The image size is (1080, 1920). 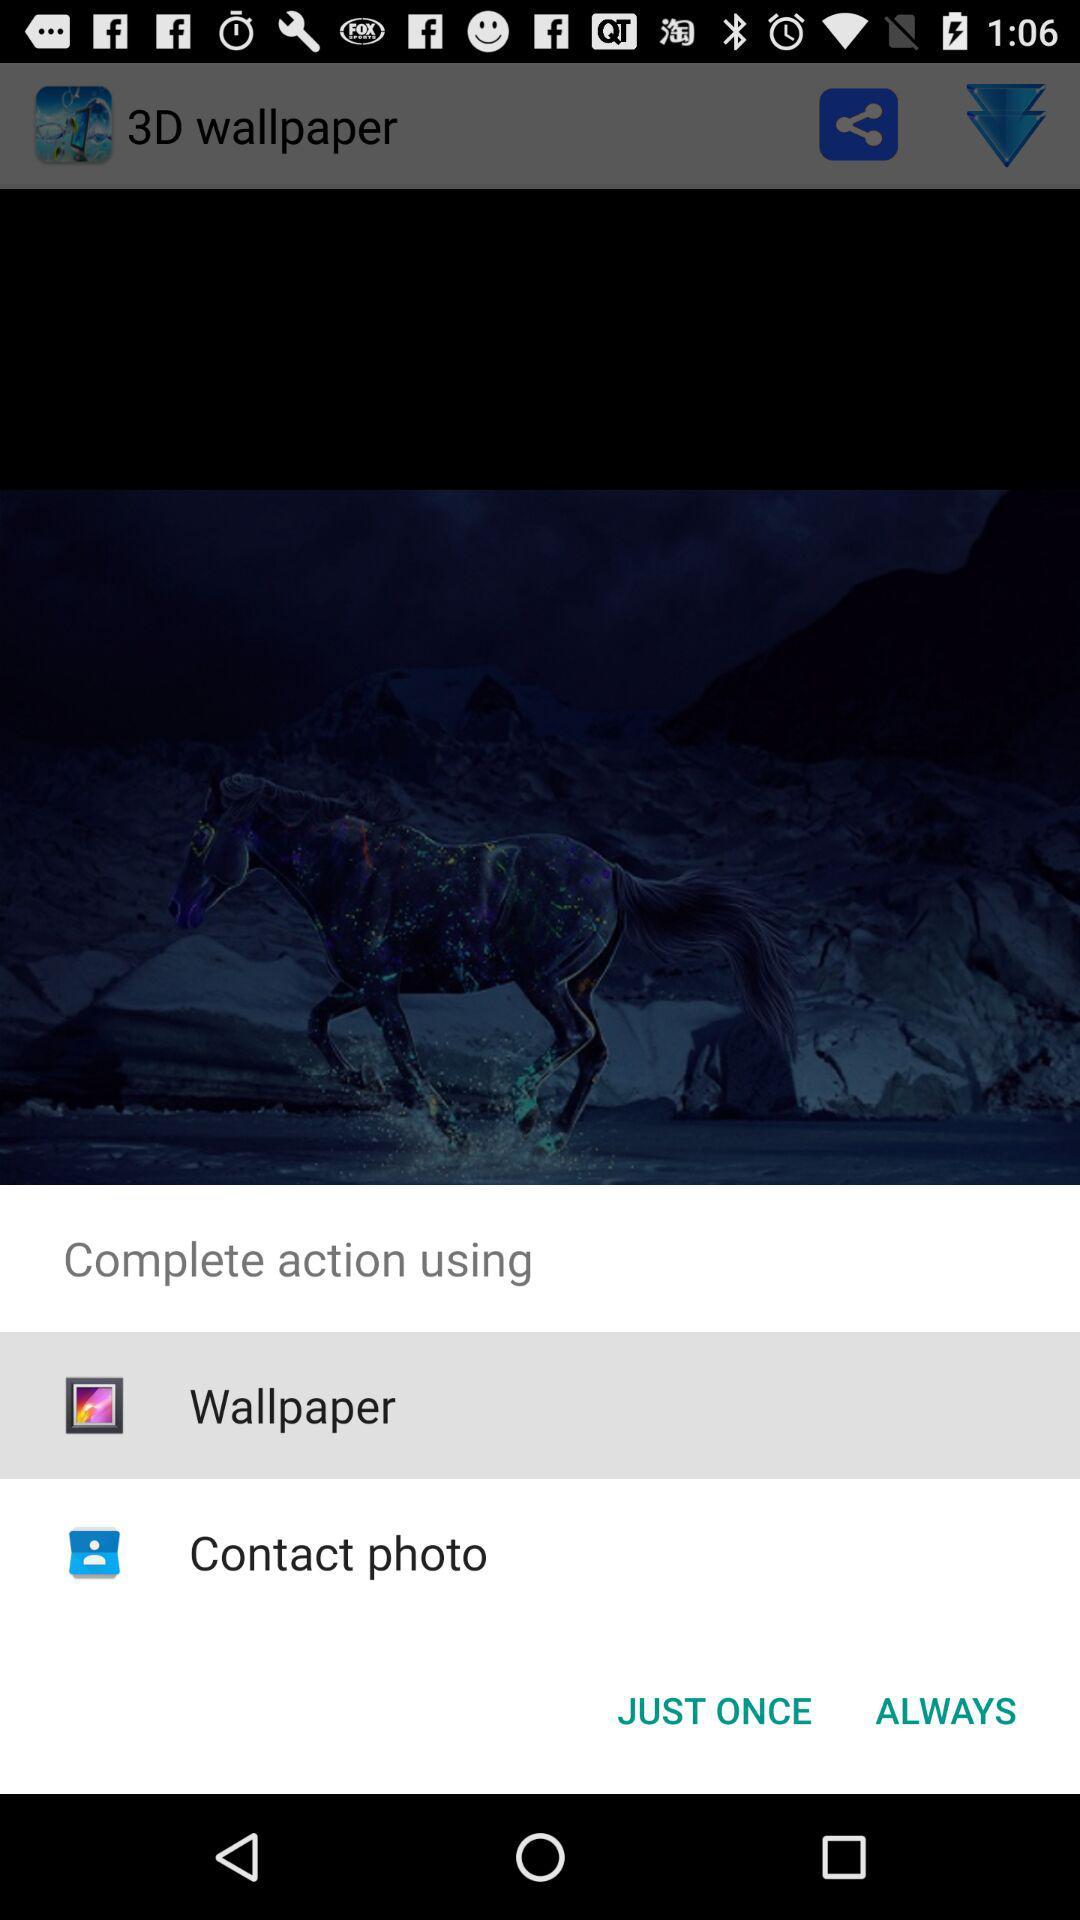 I want to click on just once button, so click(x=713, y=1708).